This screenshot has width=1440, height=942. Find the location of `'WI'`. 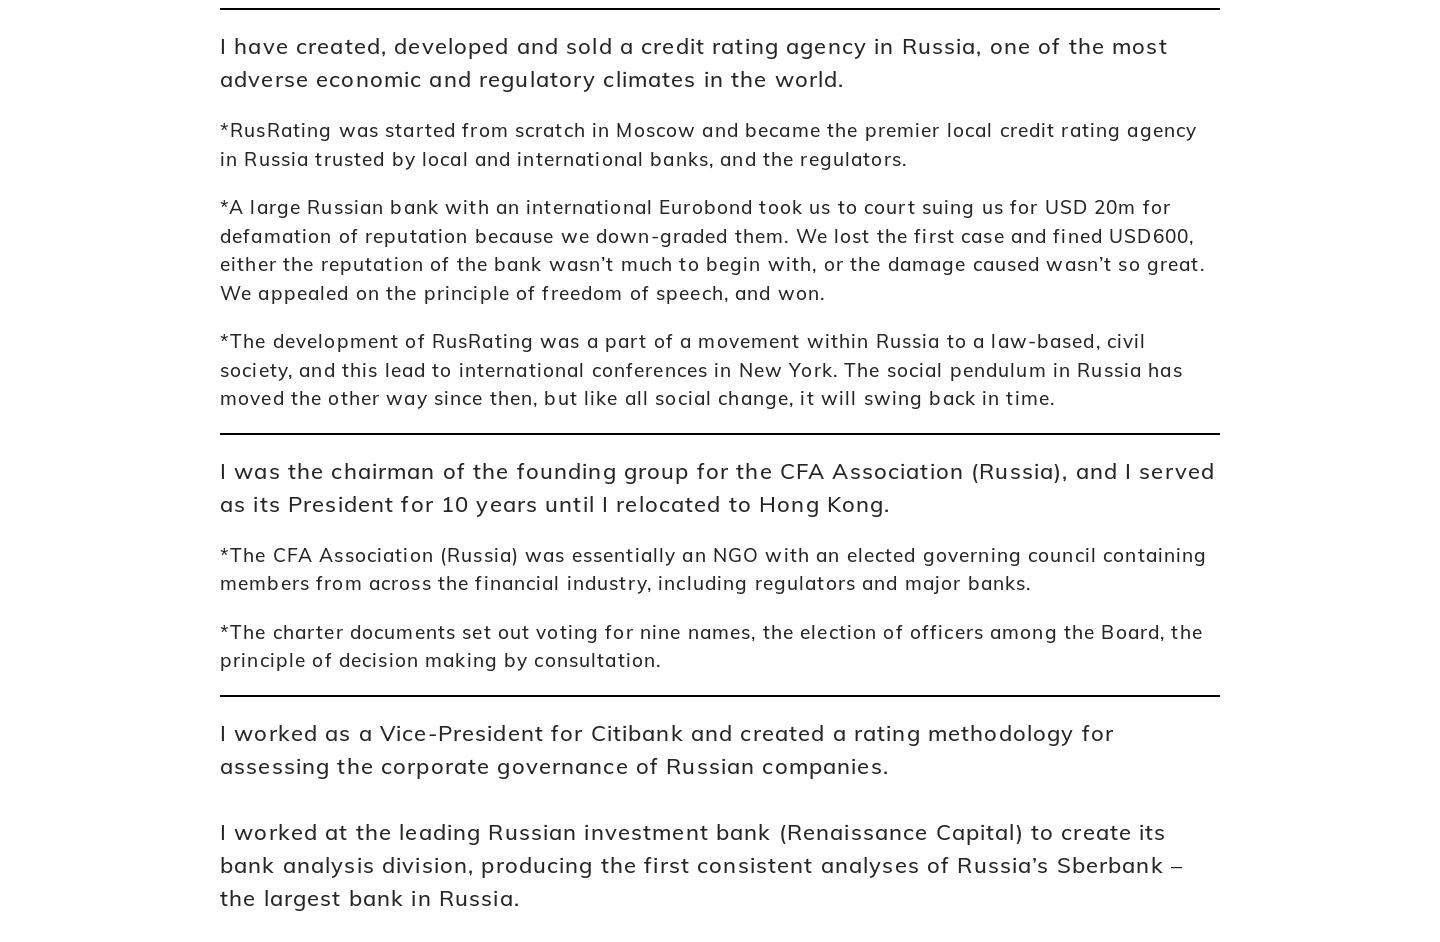

'WI' is located at coordinates (283, 415).